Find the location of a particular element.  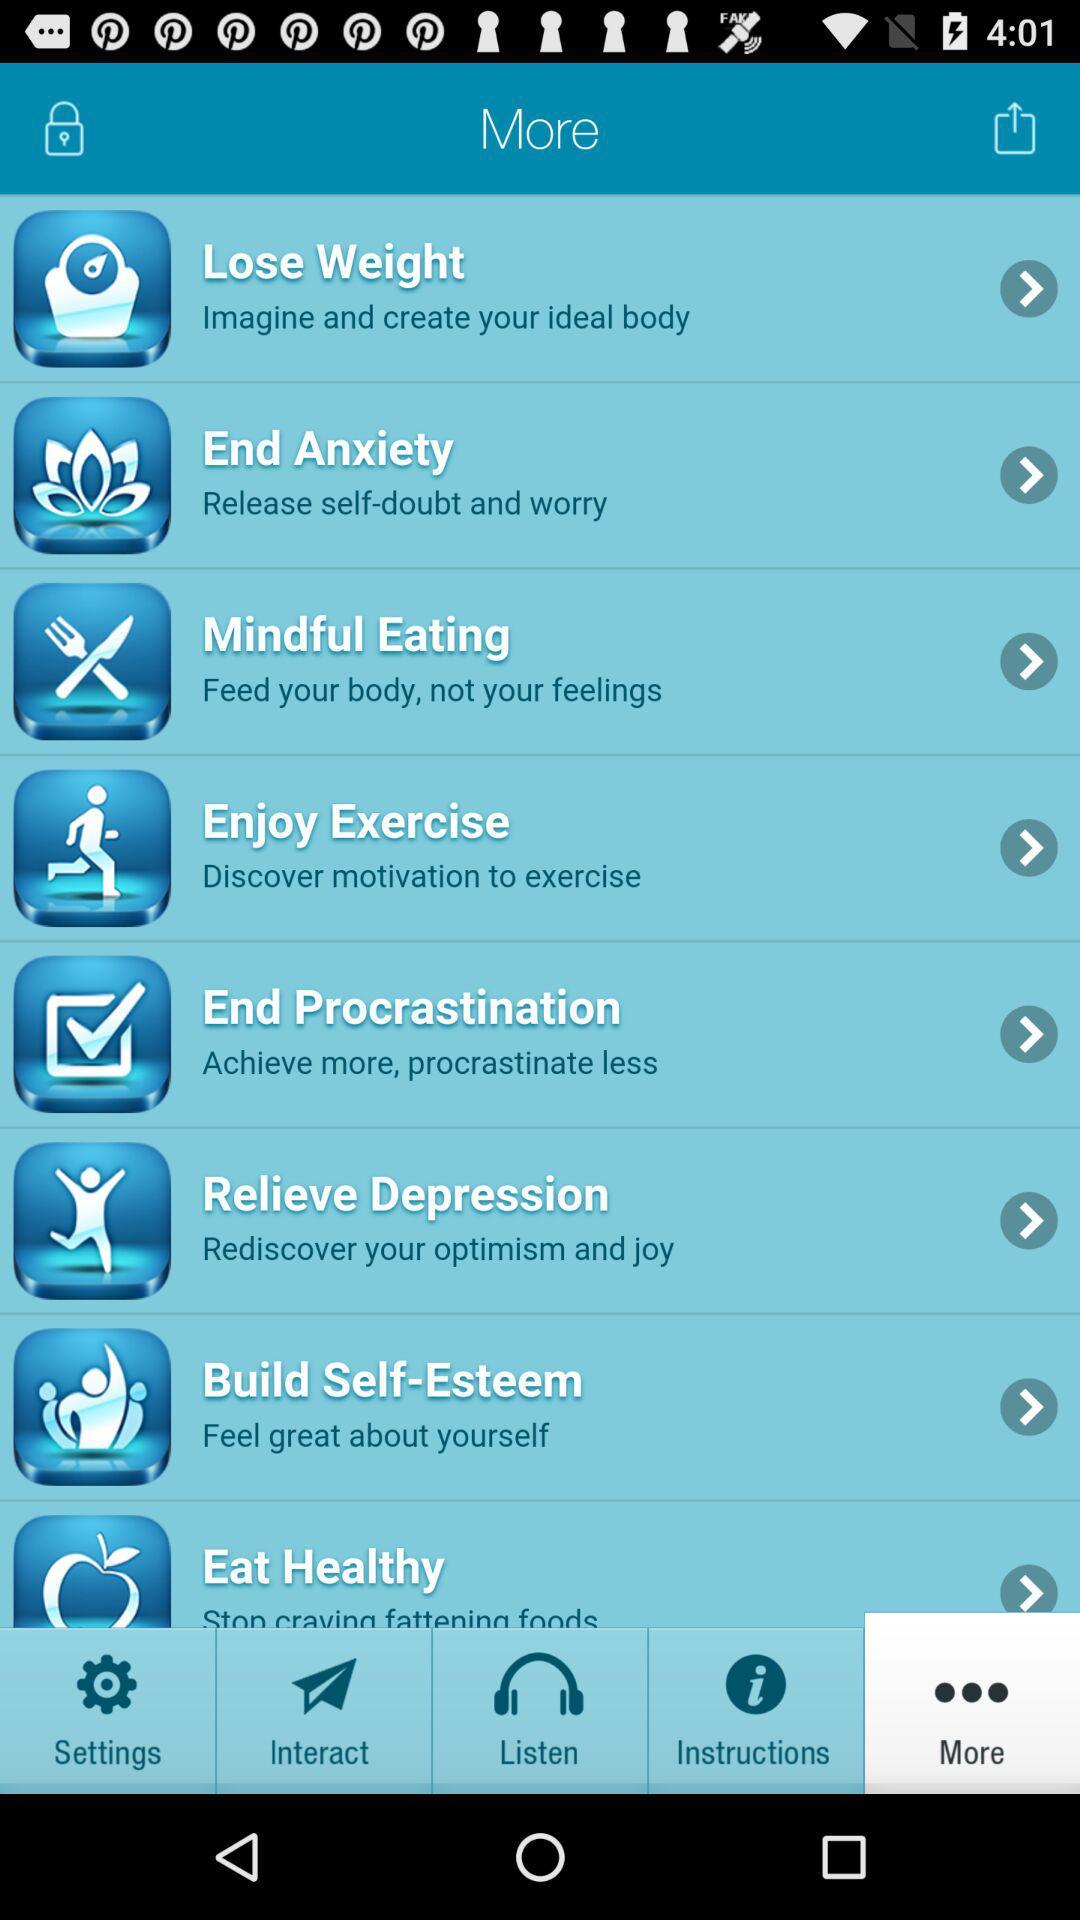

settings option is located at coordinates (108, 1701).